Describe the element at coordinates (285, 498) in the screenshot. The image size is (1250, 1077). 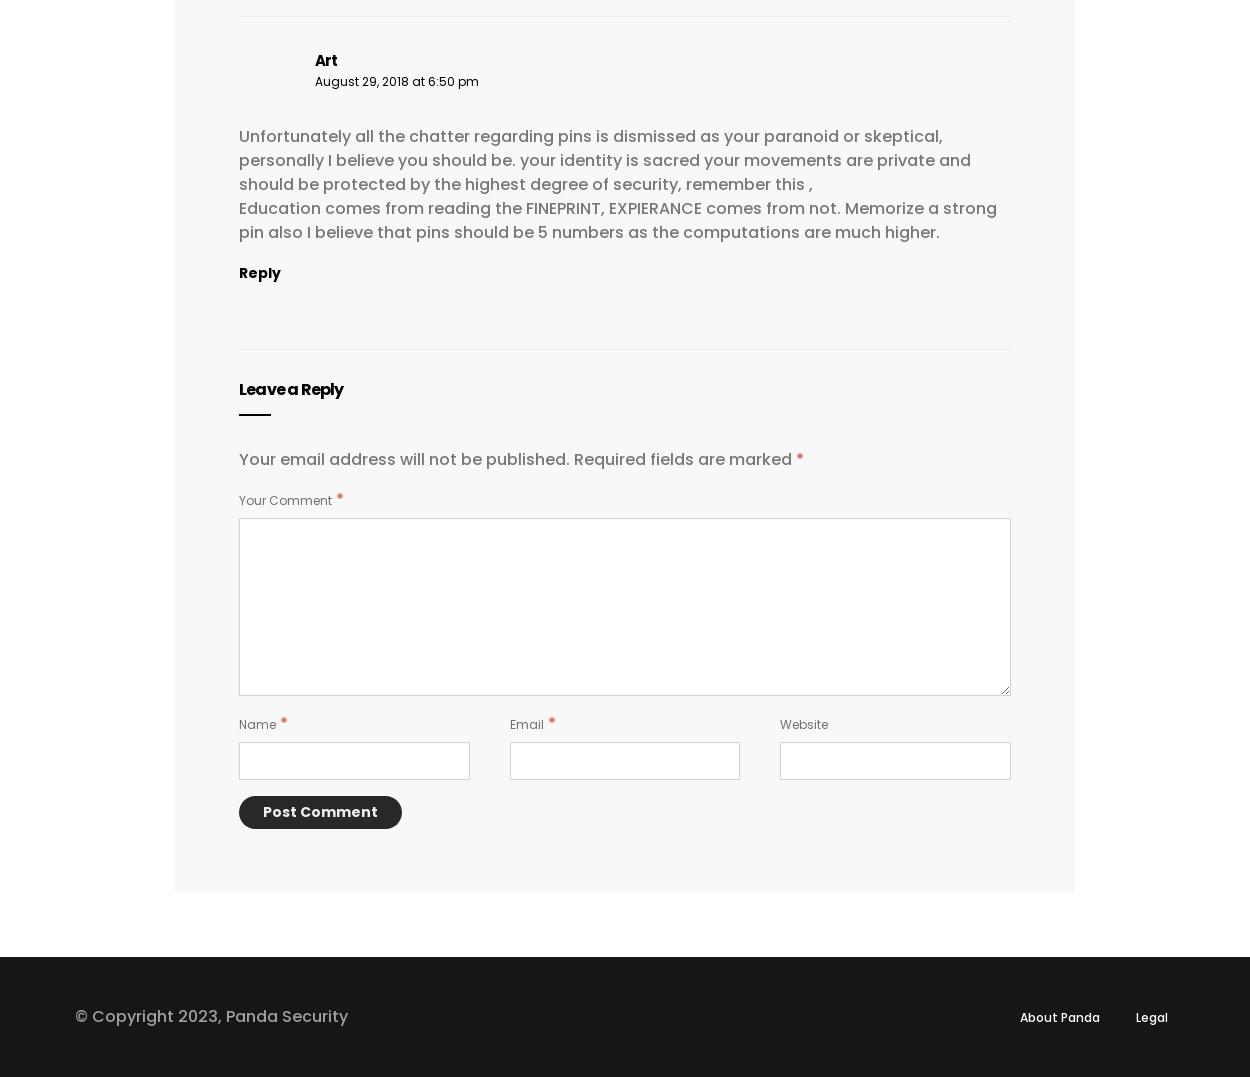
I see `'Your Comment'` at that location.